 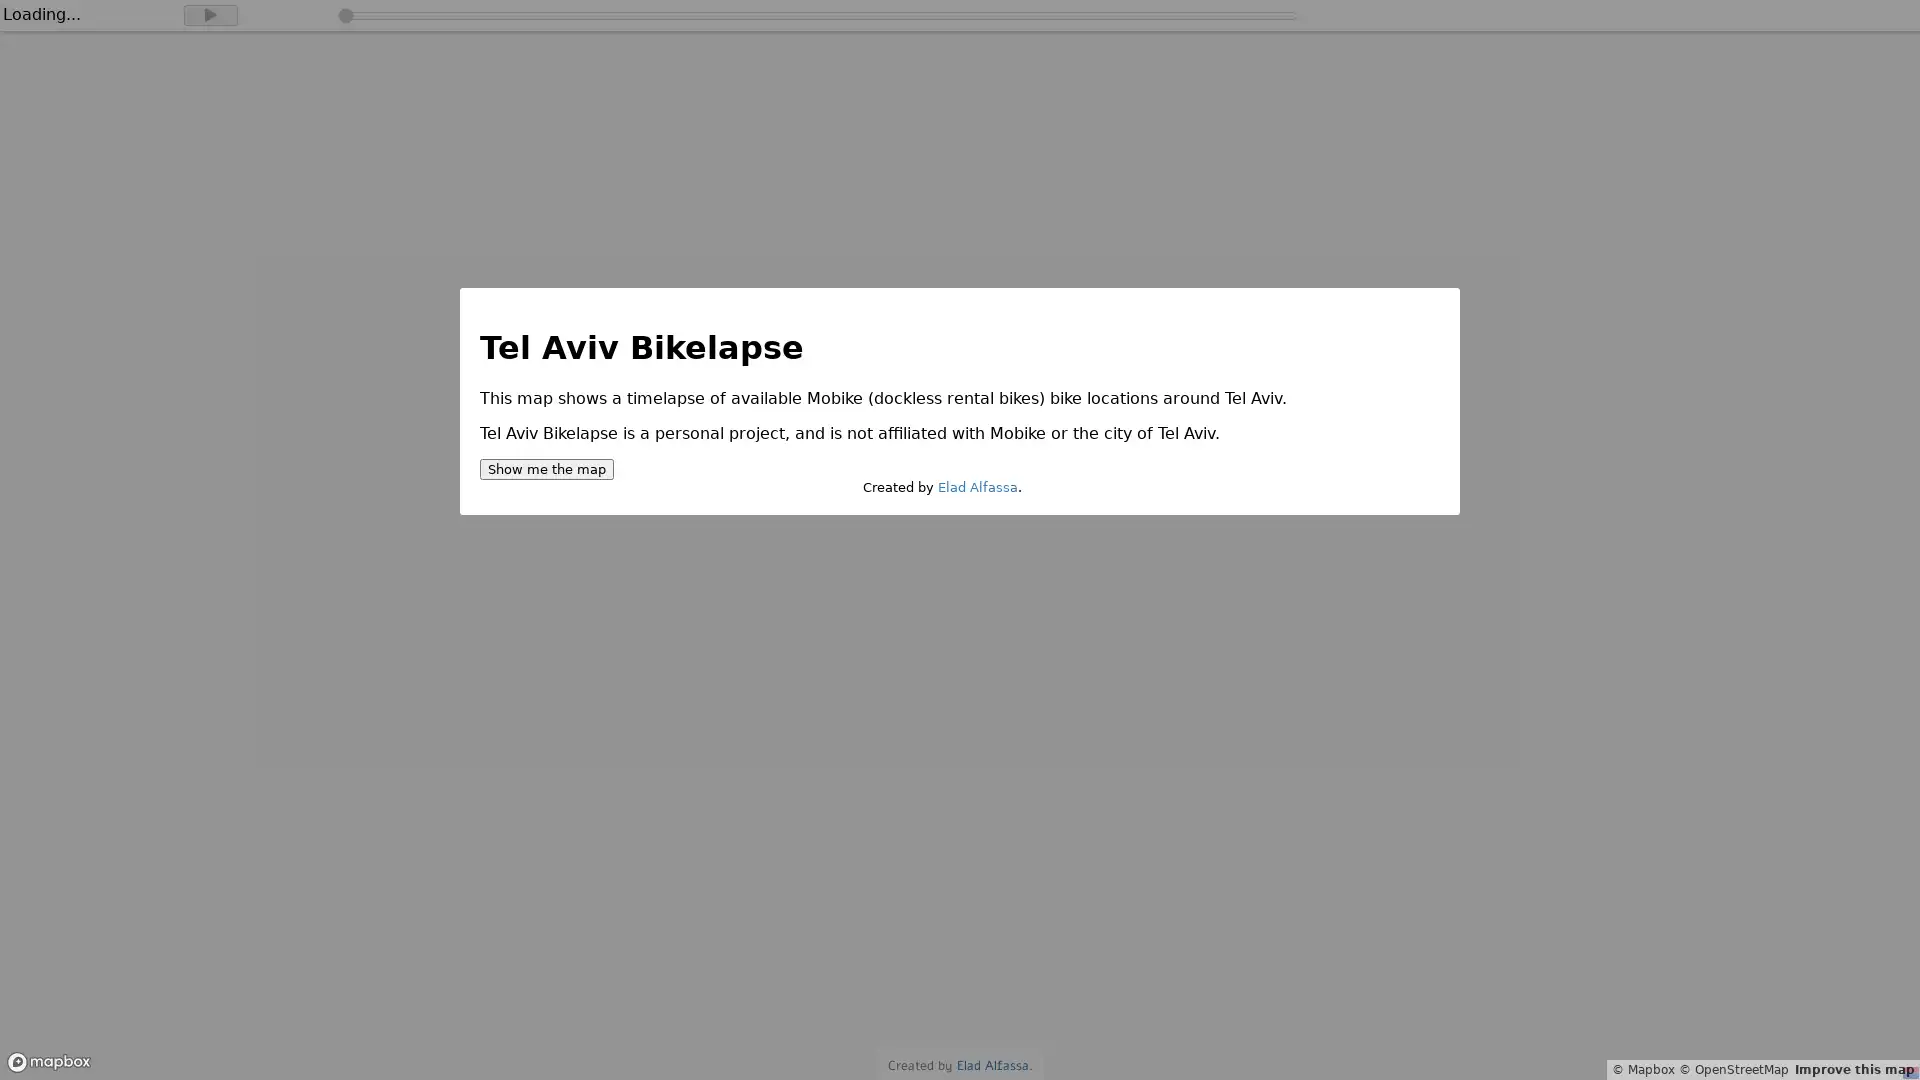 I want to click on Play timelapse, so click(x=210, y=15).